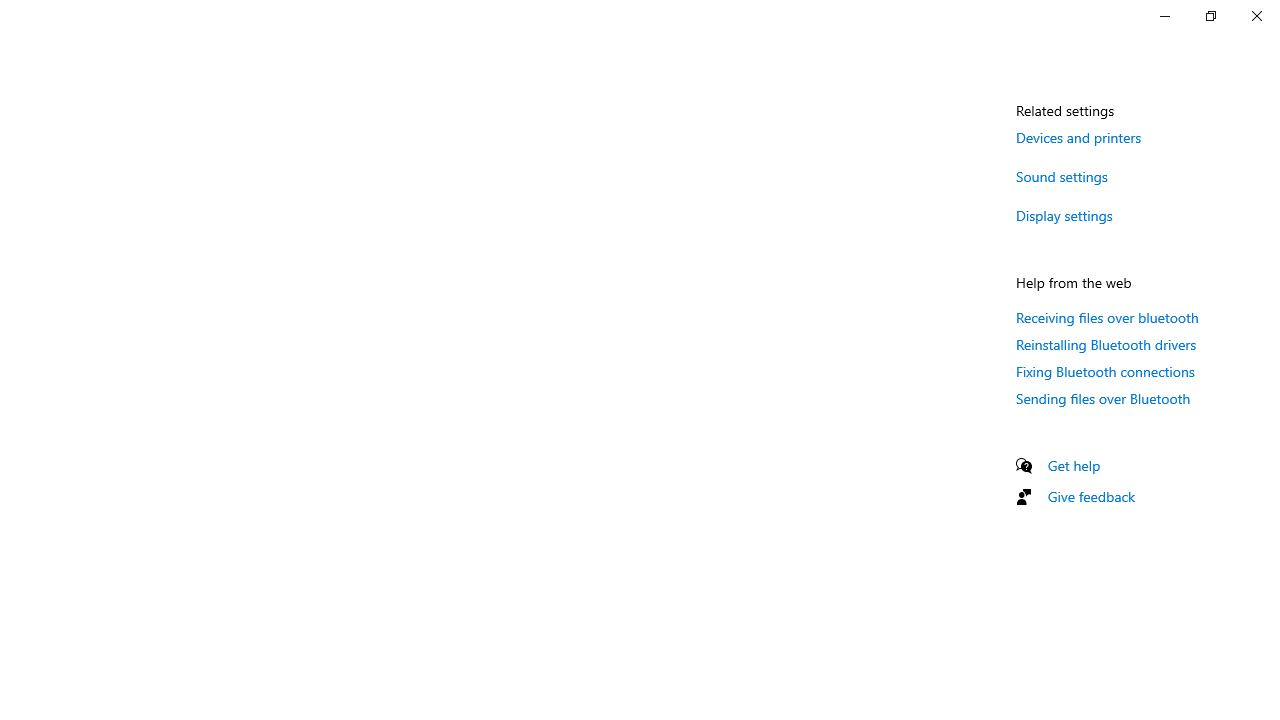  Describe the element at coordinates (1061, 175) in the screenshot. I see `'Sound settings'` at that location.